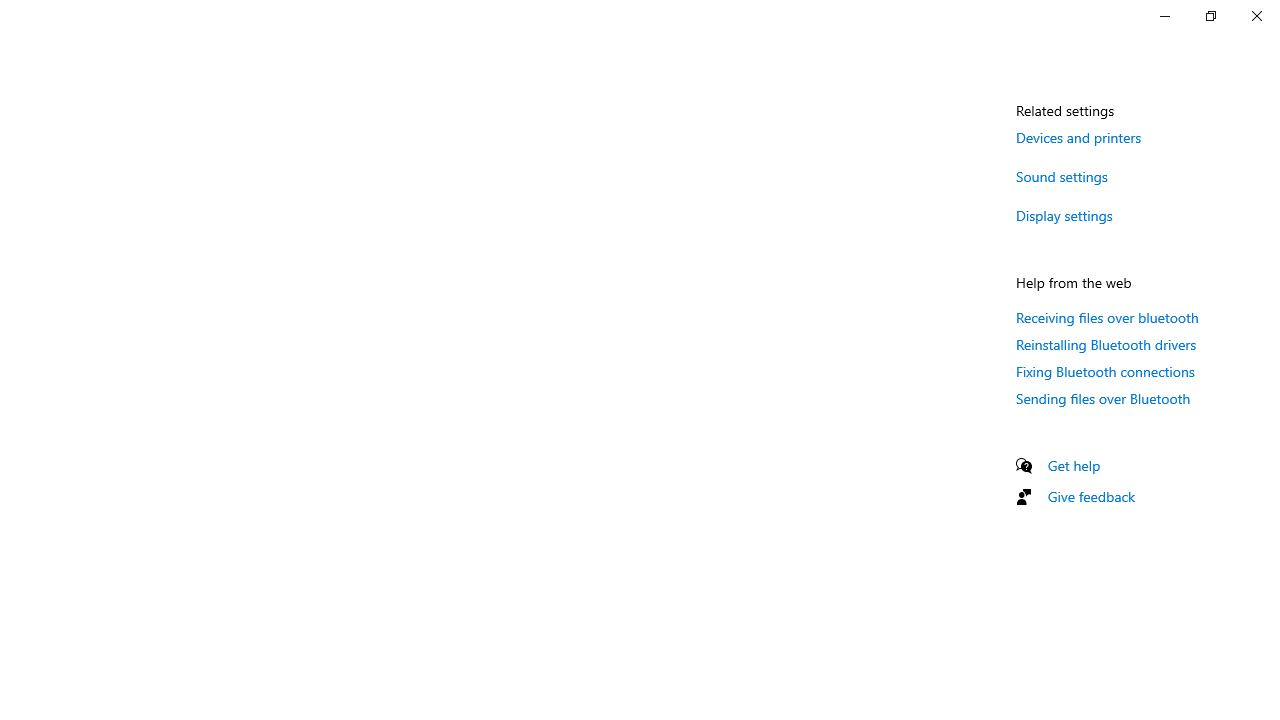  Describe the element at coordinates (1061, 175) in the screenshot. I see `'Sound settings'` at that location.